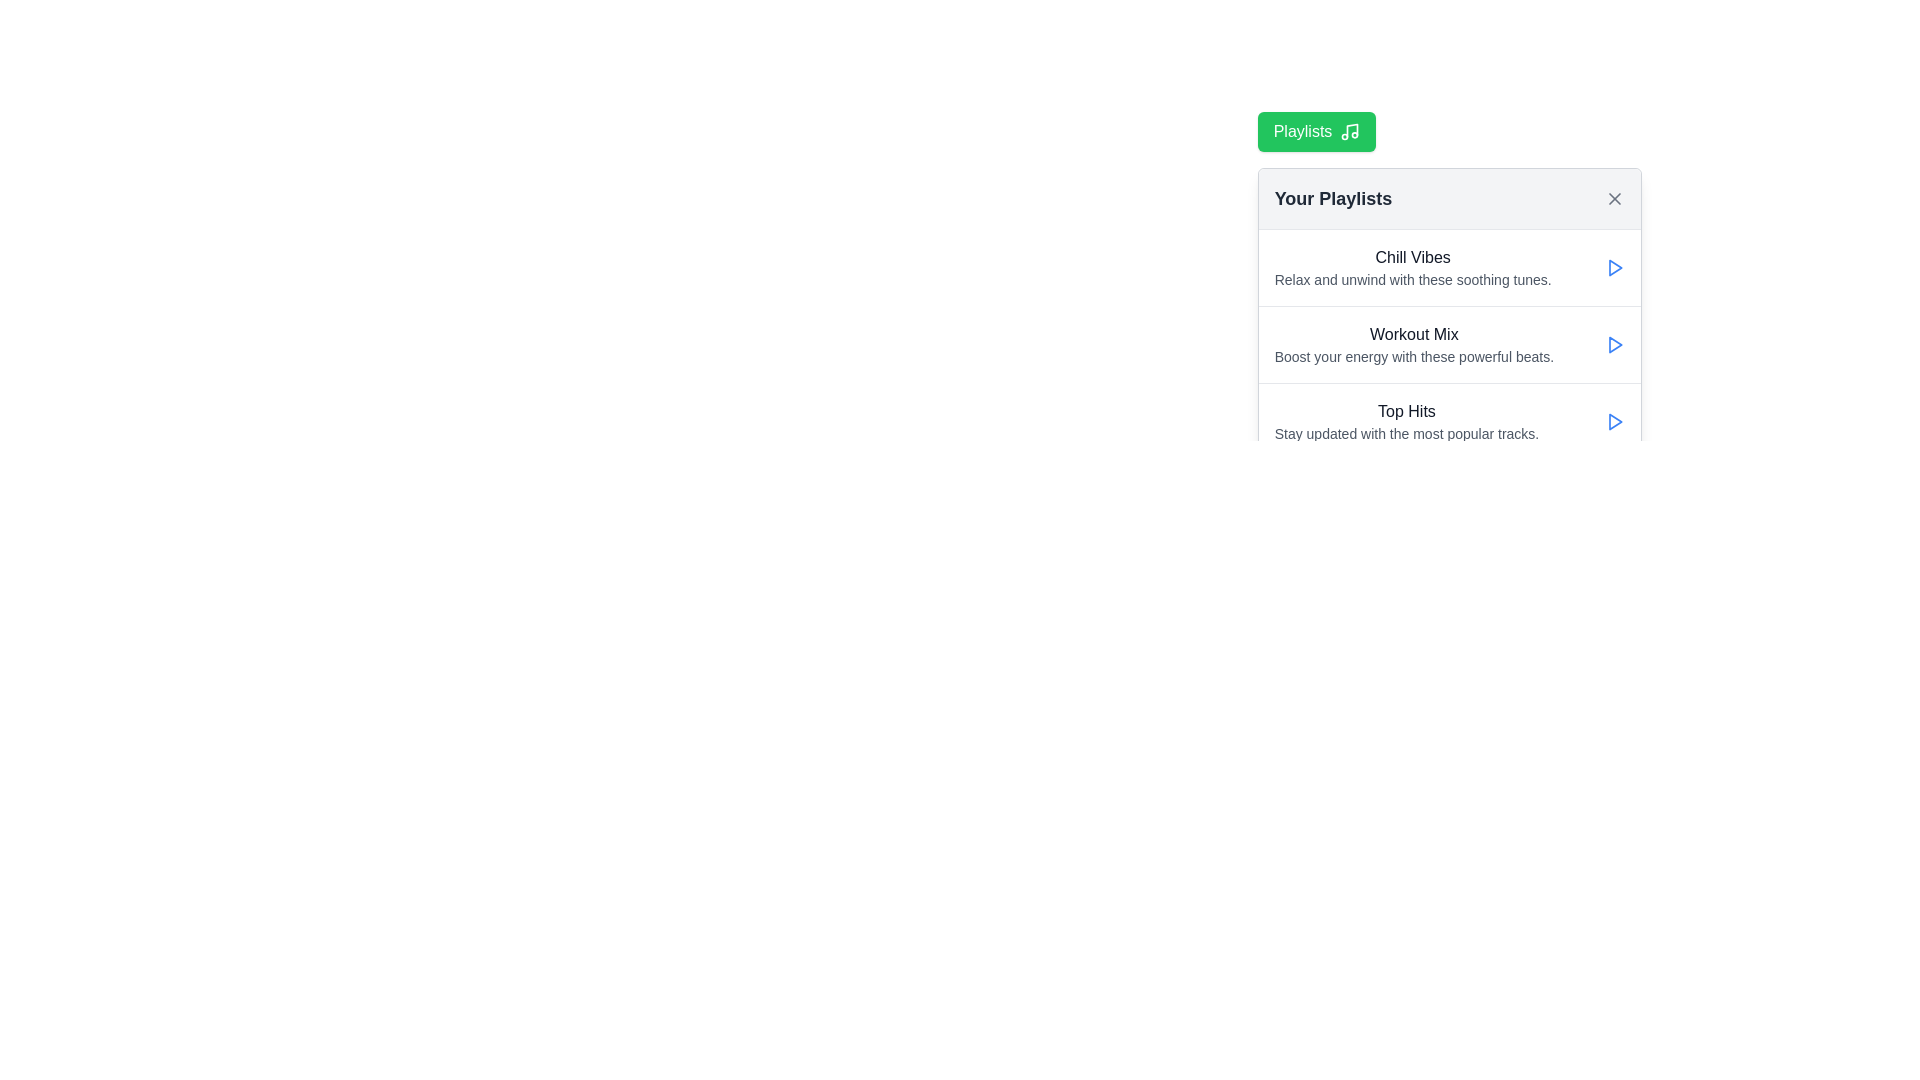 This screenshot has width=1920, height=1080. Describe the element at coordinates (1449, 266) in the screenshot. I see `the selectable list item titled 'Chill Vibes', which is the first entry under the 'Your Playlists' header` at that location.